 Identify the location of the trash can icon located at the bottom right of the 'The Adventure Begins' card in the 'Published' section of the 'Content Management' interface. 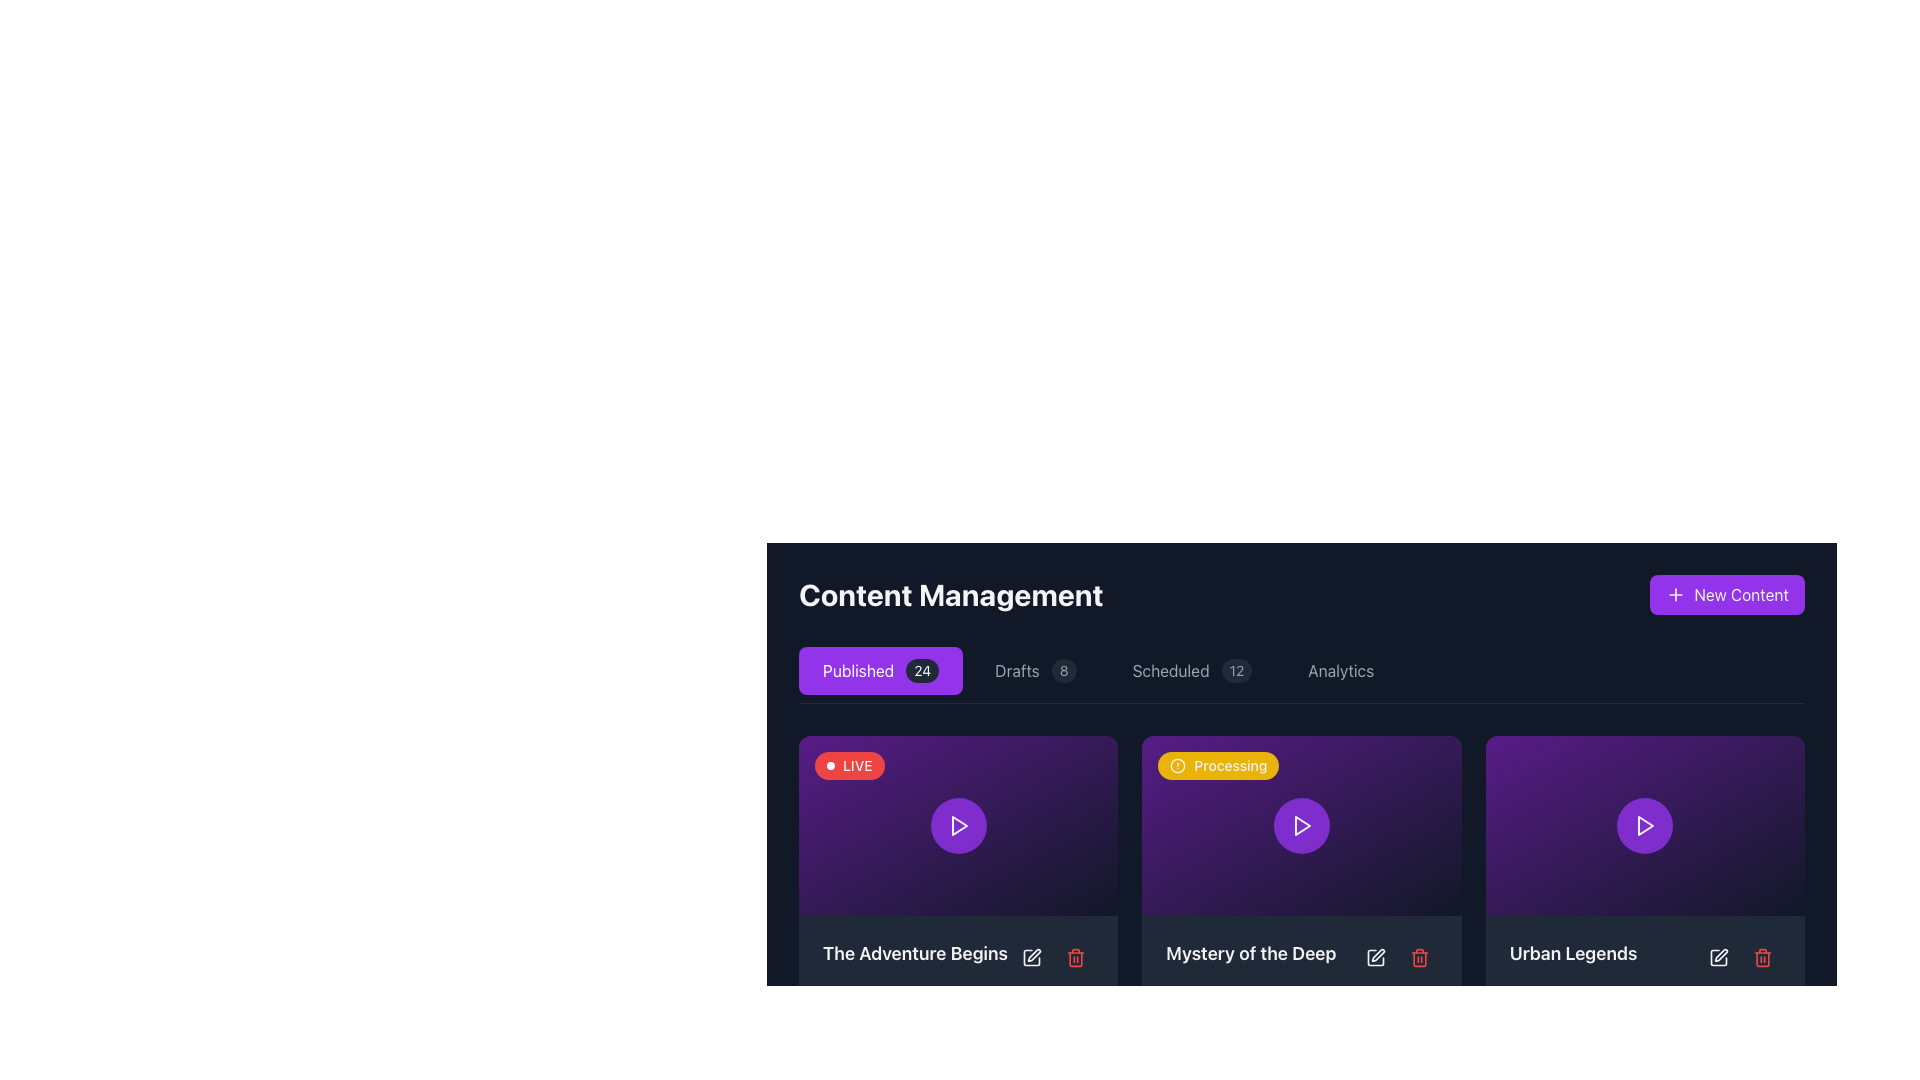
(1075, 958).